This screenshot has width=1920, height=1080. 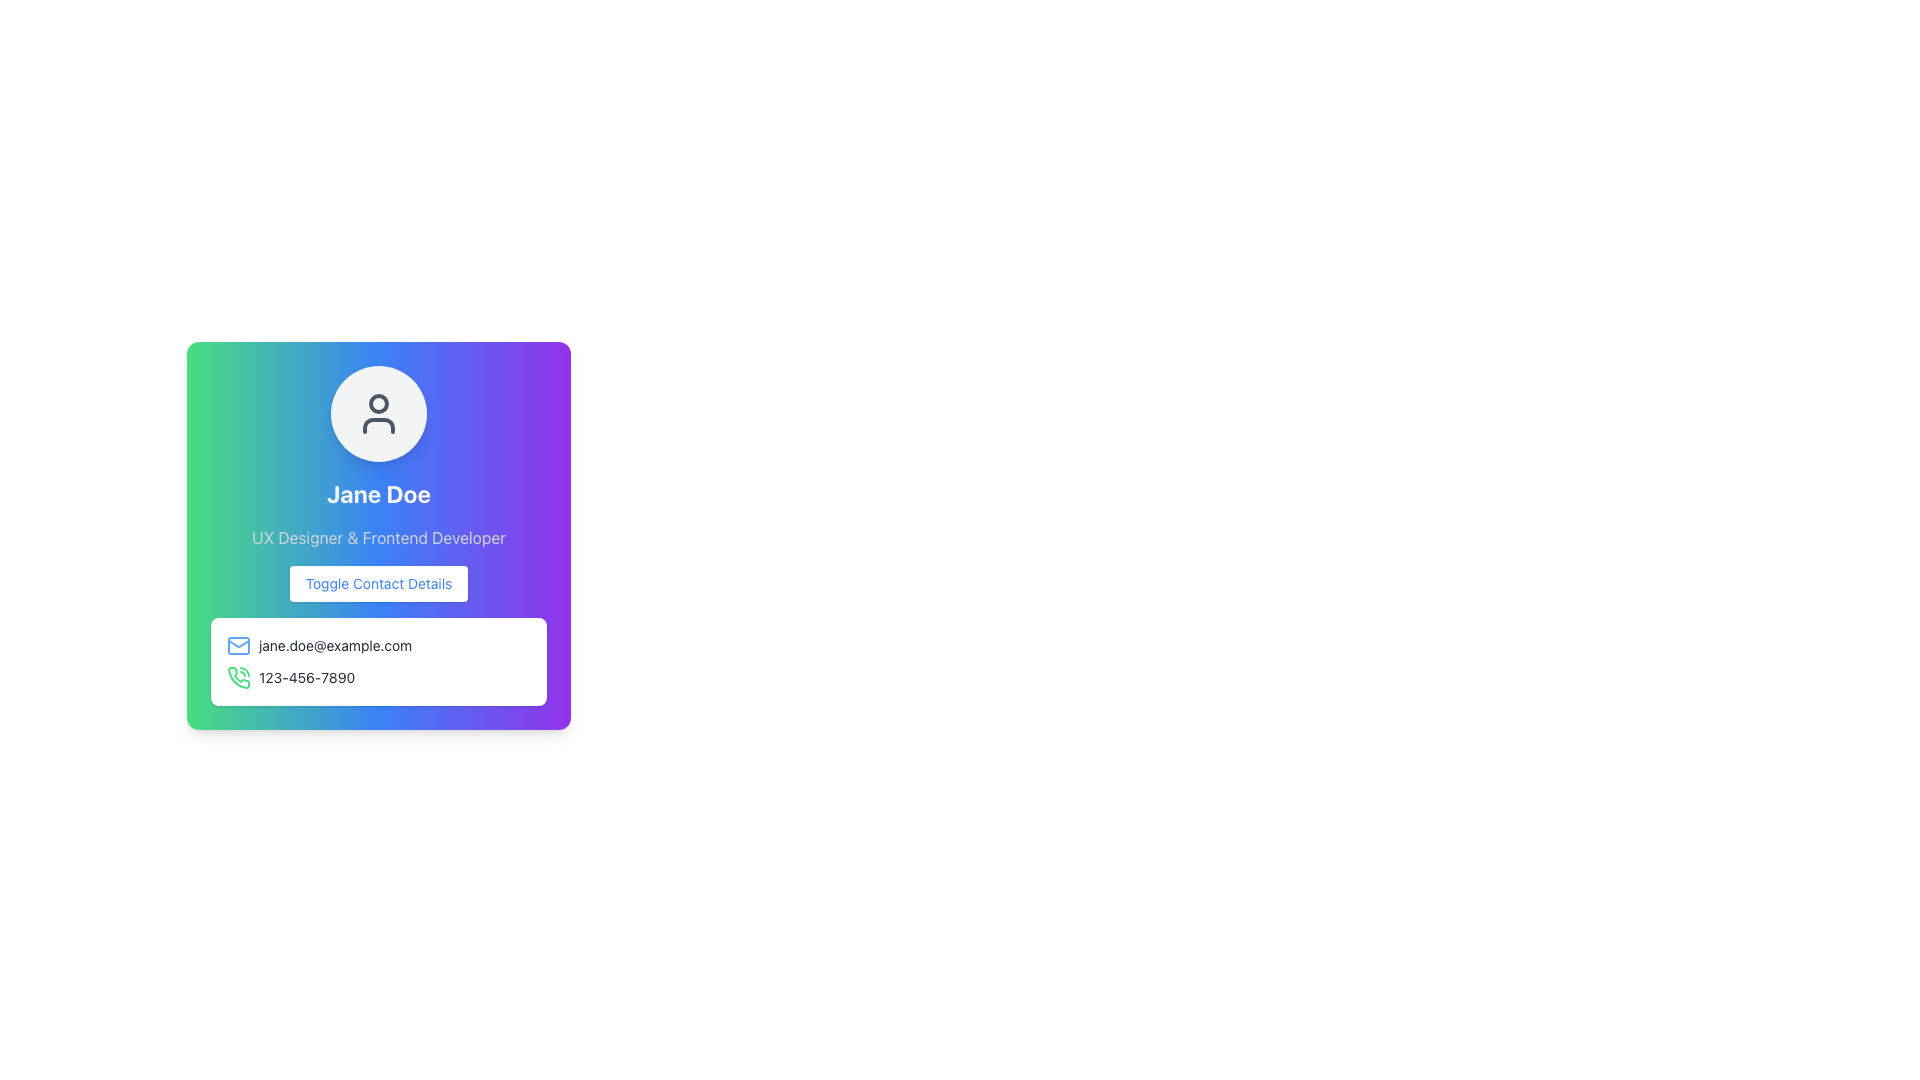 What do you see at coordinates (239, 645) in the screenshot?
I see `the mail icon, which is a blue rounded rectangular graphic resembling an envelope, located at the bottom-left of the contact card` at bounding box center [239, 645].